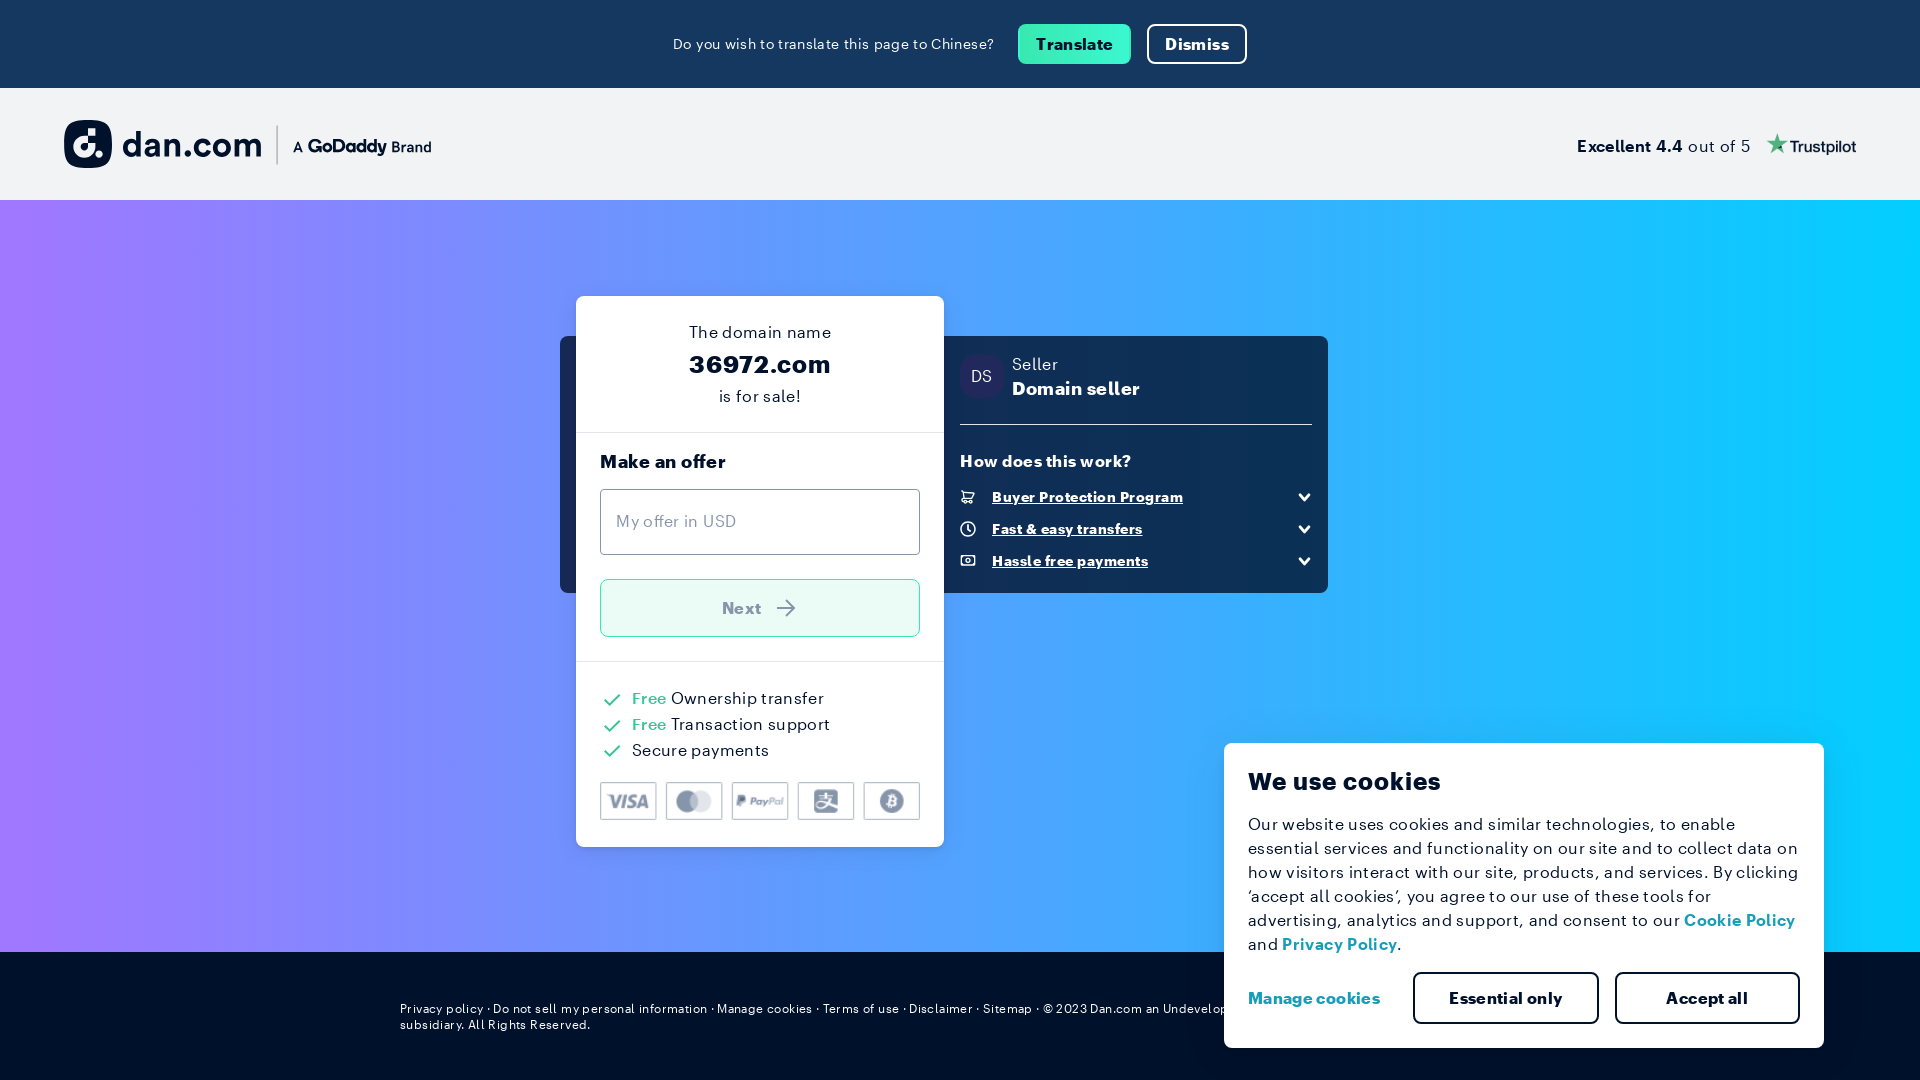  I want to click on 'Excellent 4.4 out of 5', so click(1715, 142).